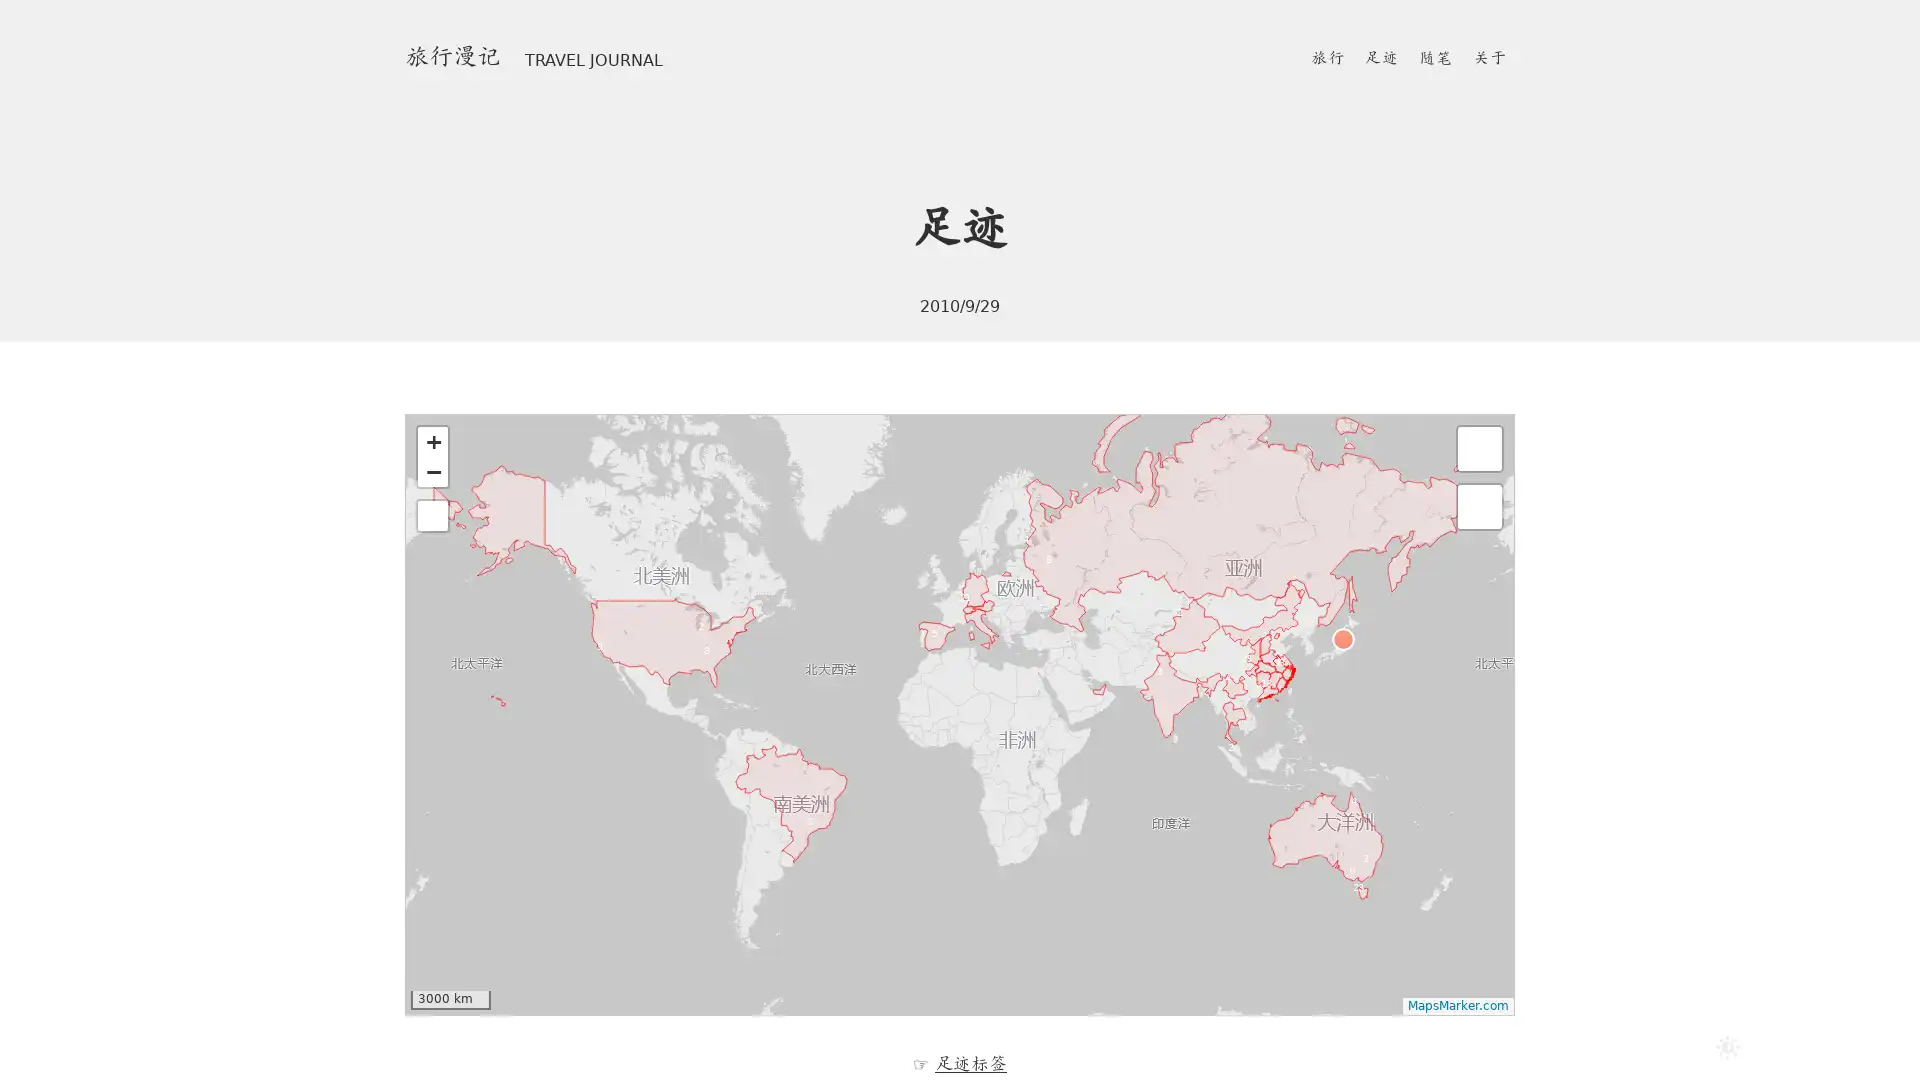  What do you see at coordinates (1371, 863) in the screenshot?
I see `2` at bounding box center [1371, 863].